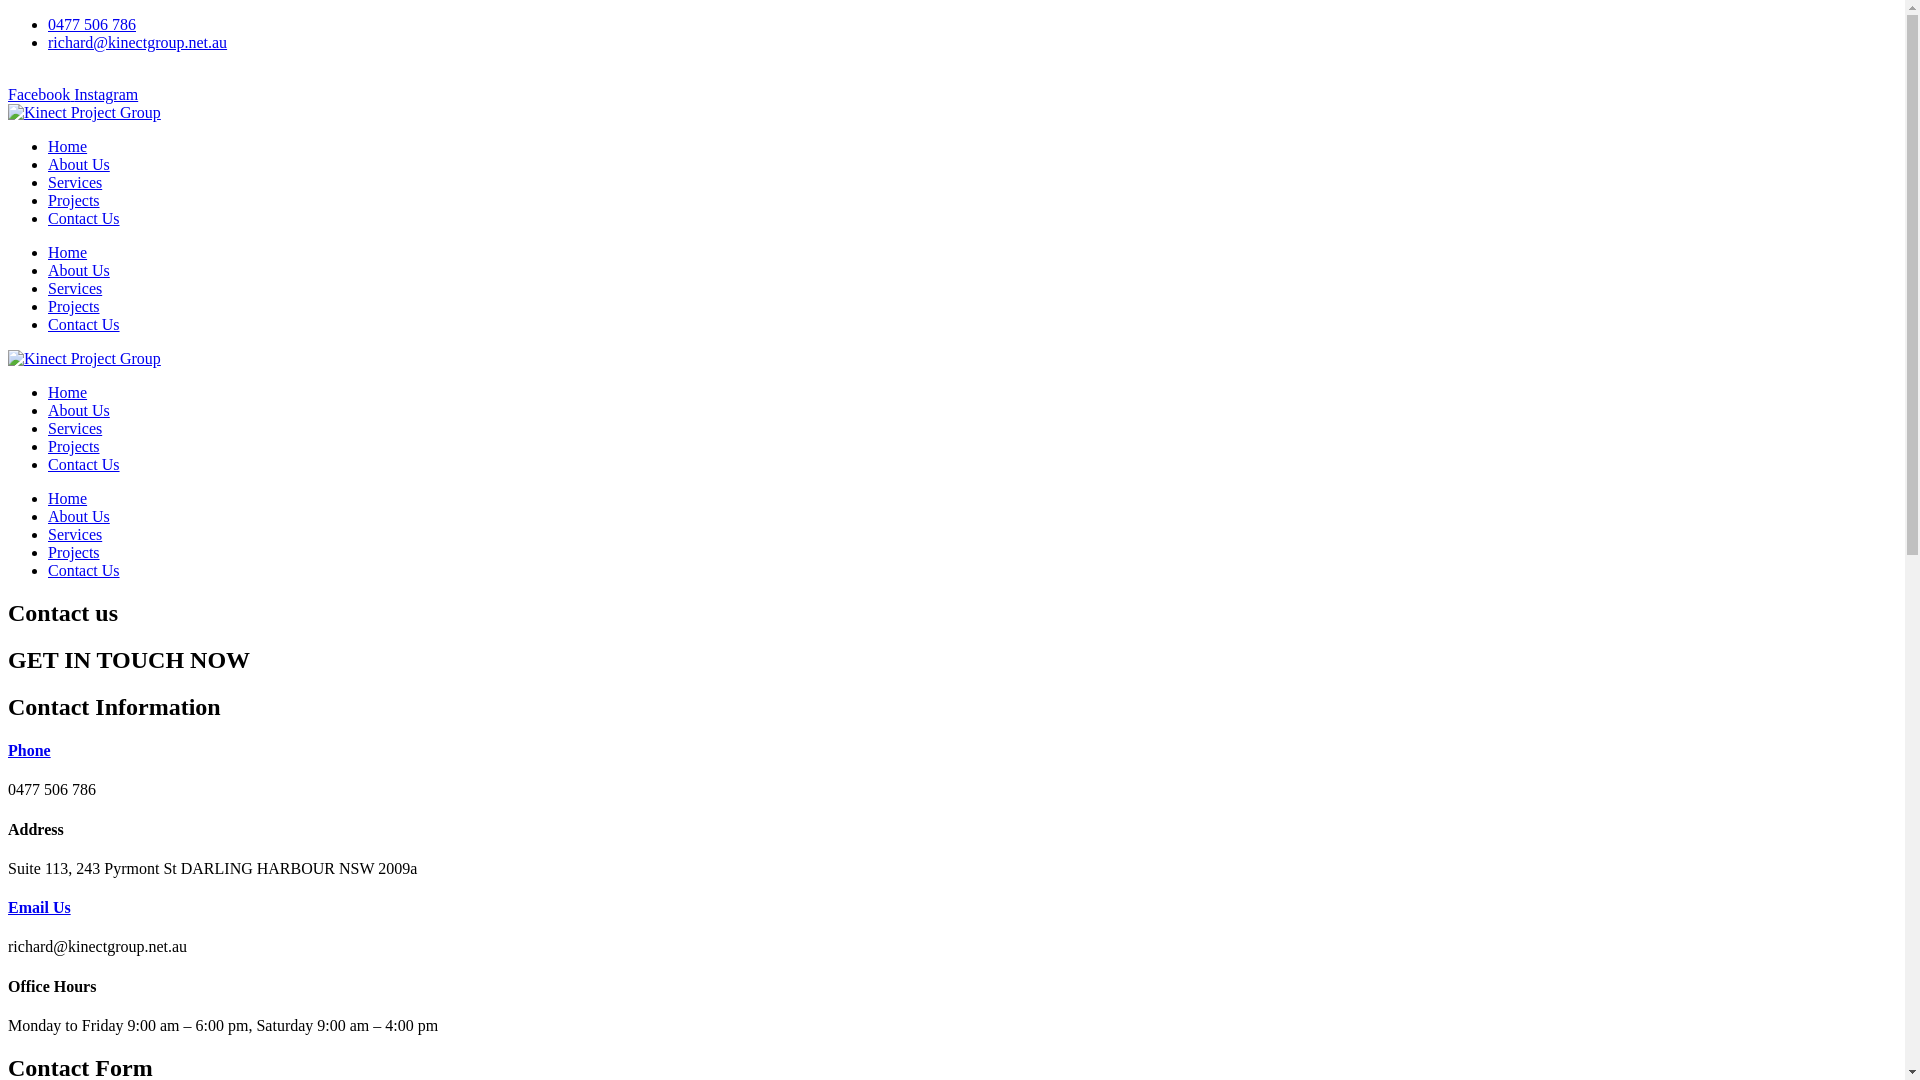  What do you see at coordinates (48, 445) in the screenshot?
I see `'Projects'` at bounding box center [48, 445].